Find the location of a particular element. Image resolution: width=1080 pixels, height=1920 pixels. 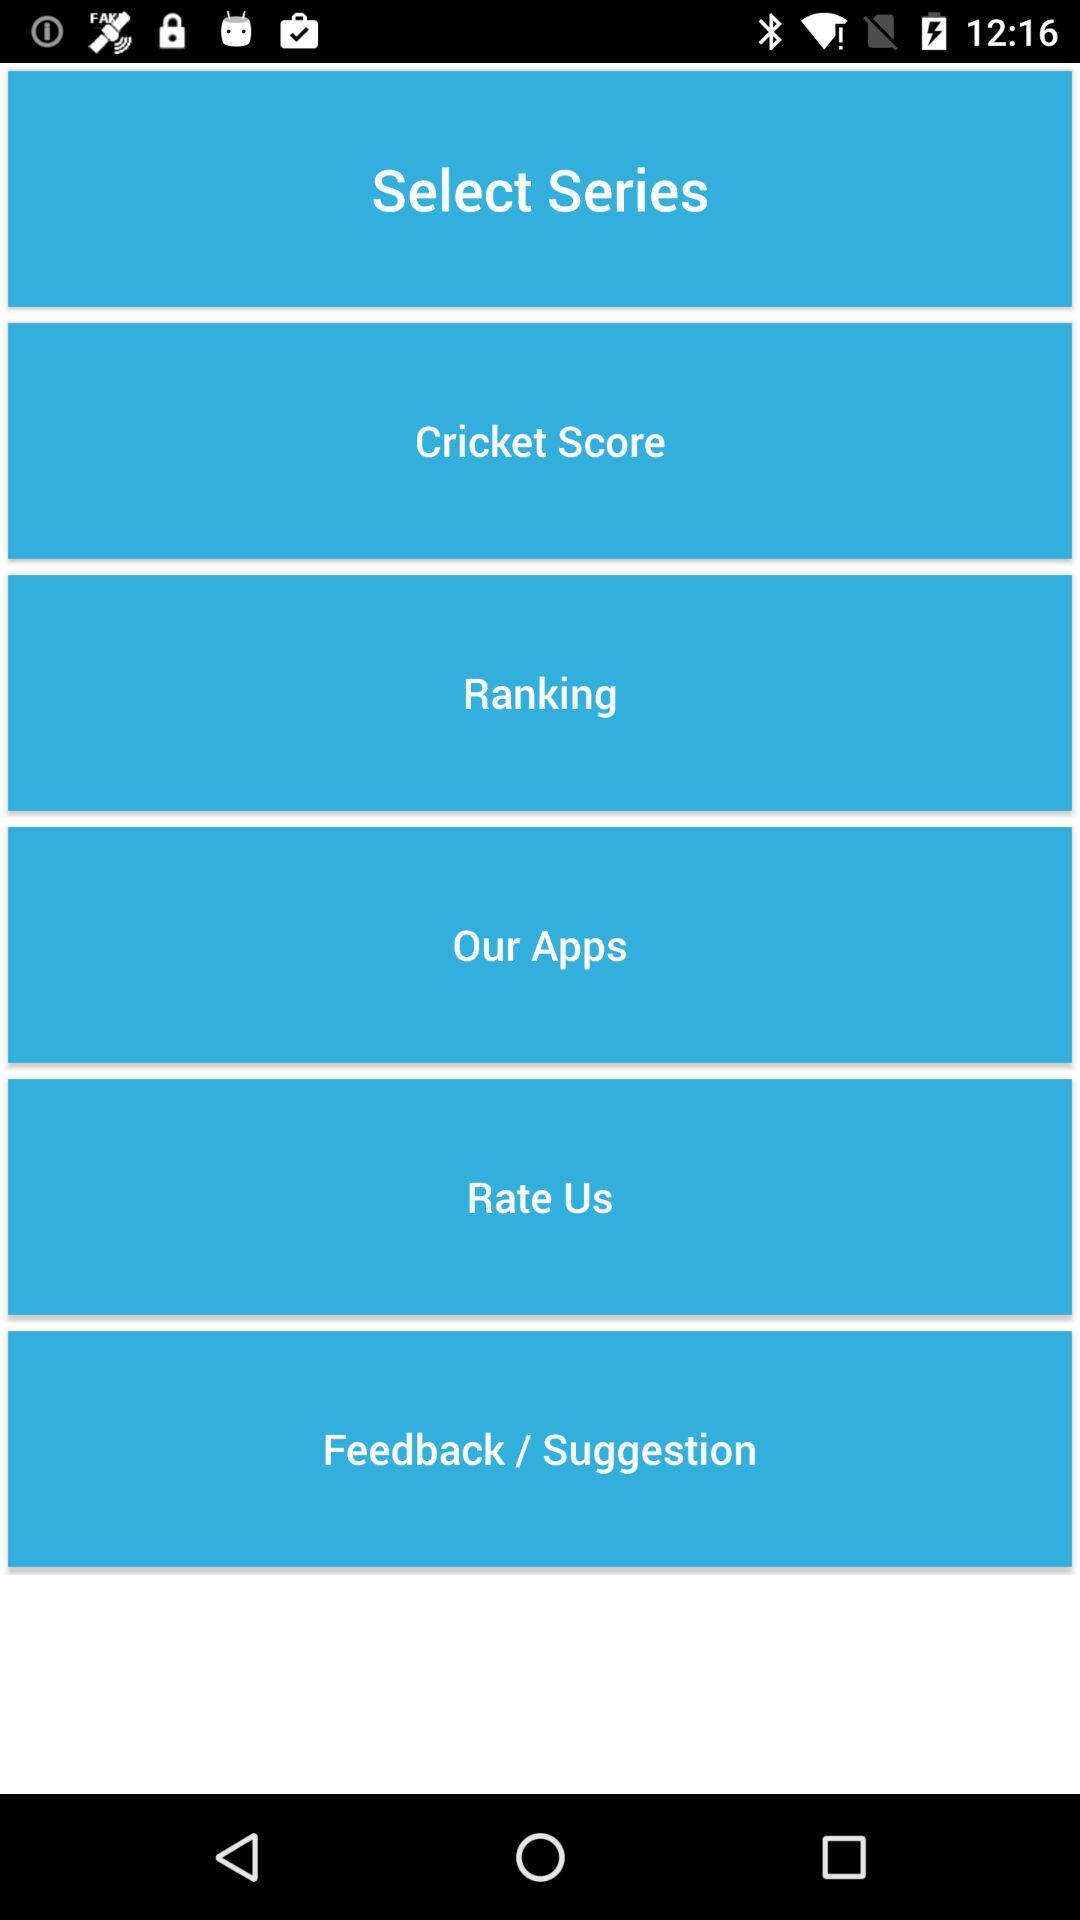

the icon above feedback / suggestion icon is located at coordinates (540, 1196).